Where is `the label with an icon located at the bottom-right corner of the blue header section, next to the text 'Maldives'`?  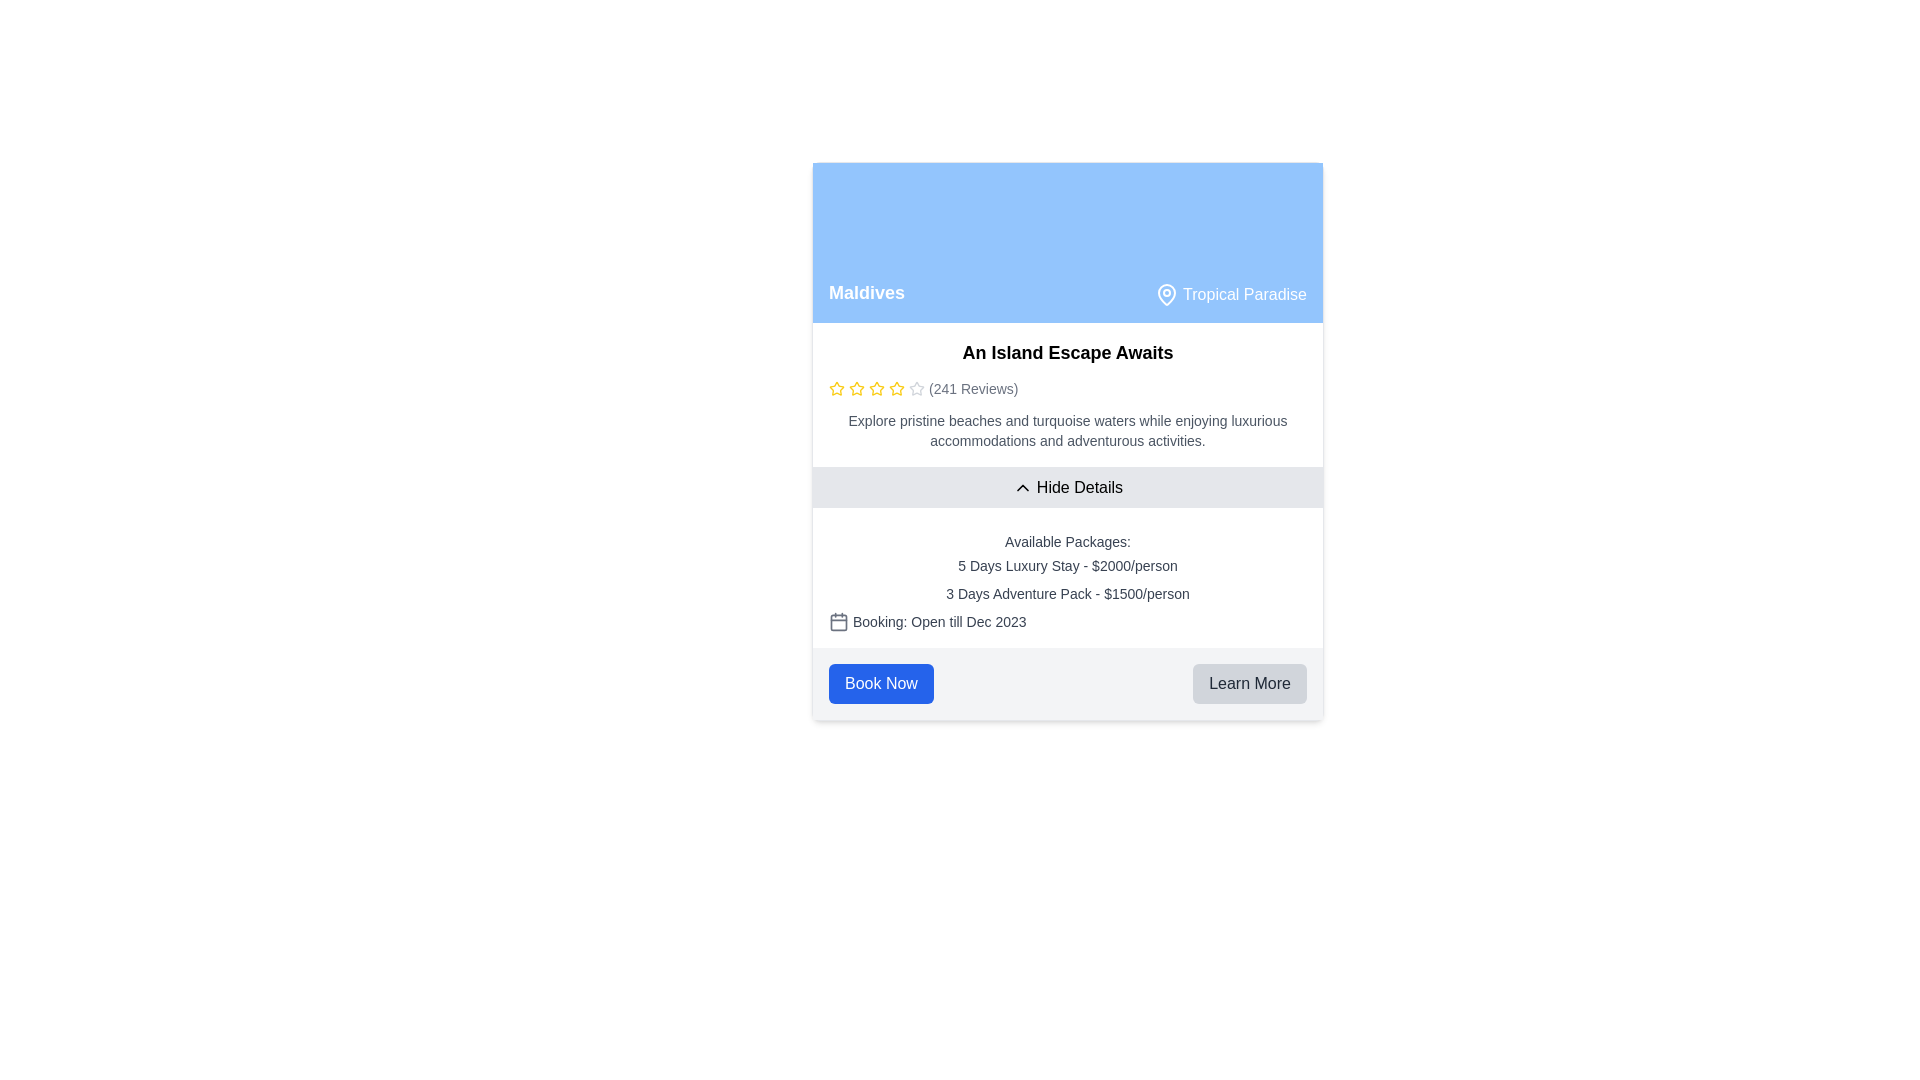
the label with an icon located at the bottom-right corner of the blue header section, next to the text 'Maldives' is located at coordinates (1230, 294).